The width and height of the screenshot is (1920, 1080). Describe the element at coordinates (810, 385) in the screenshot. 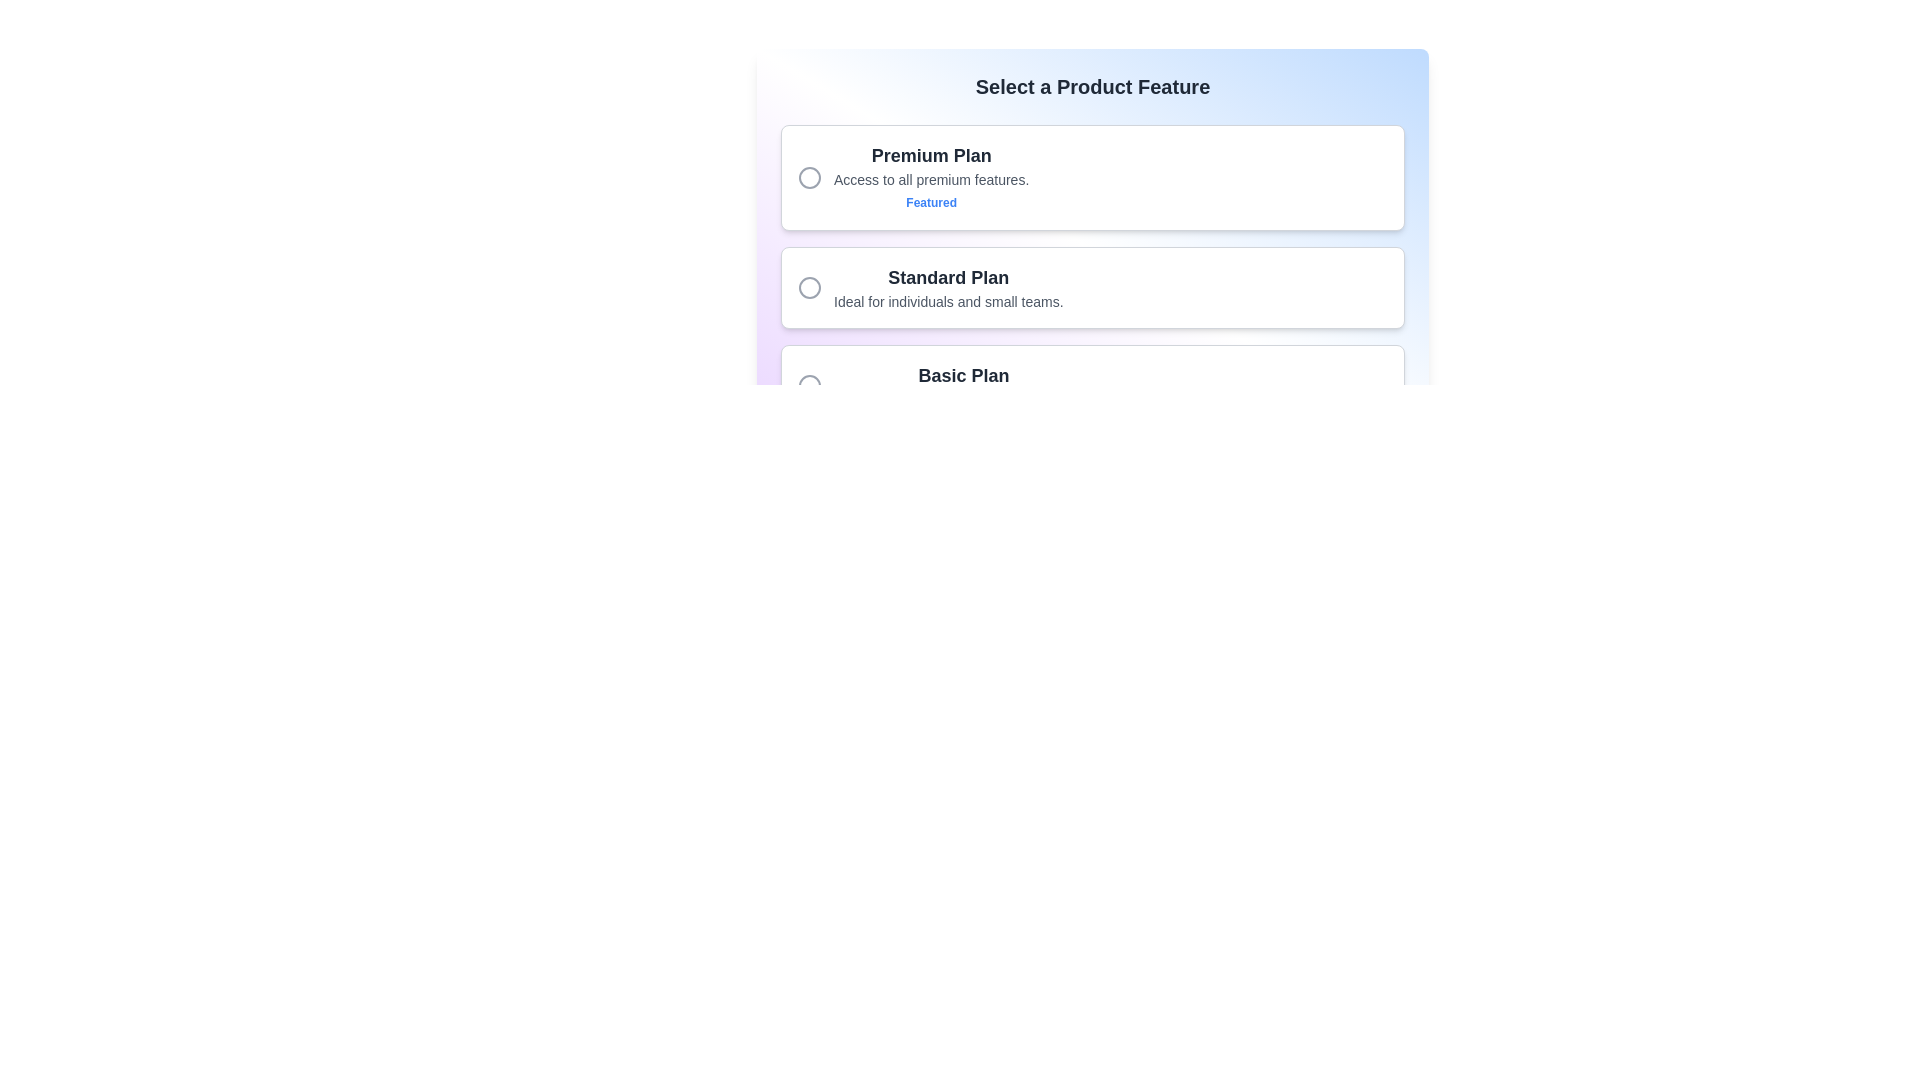

I see `the circular radio button with a thin gray outline and a white background` at that location.